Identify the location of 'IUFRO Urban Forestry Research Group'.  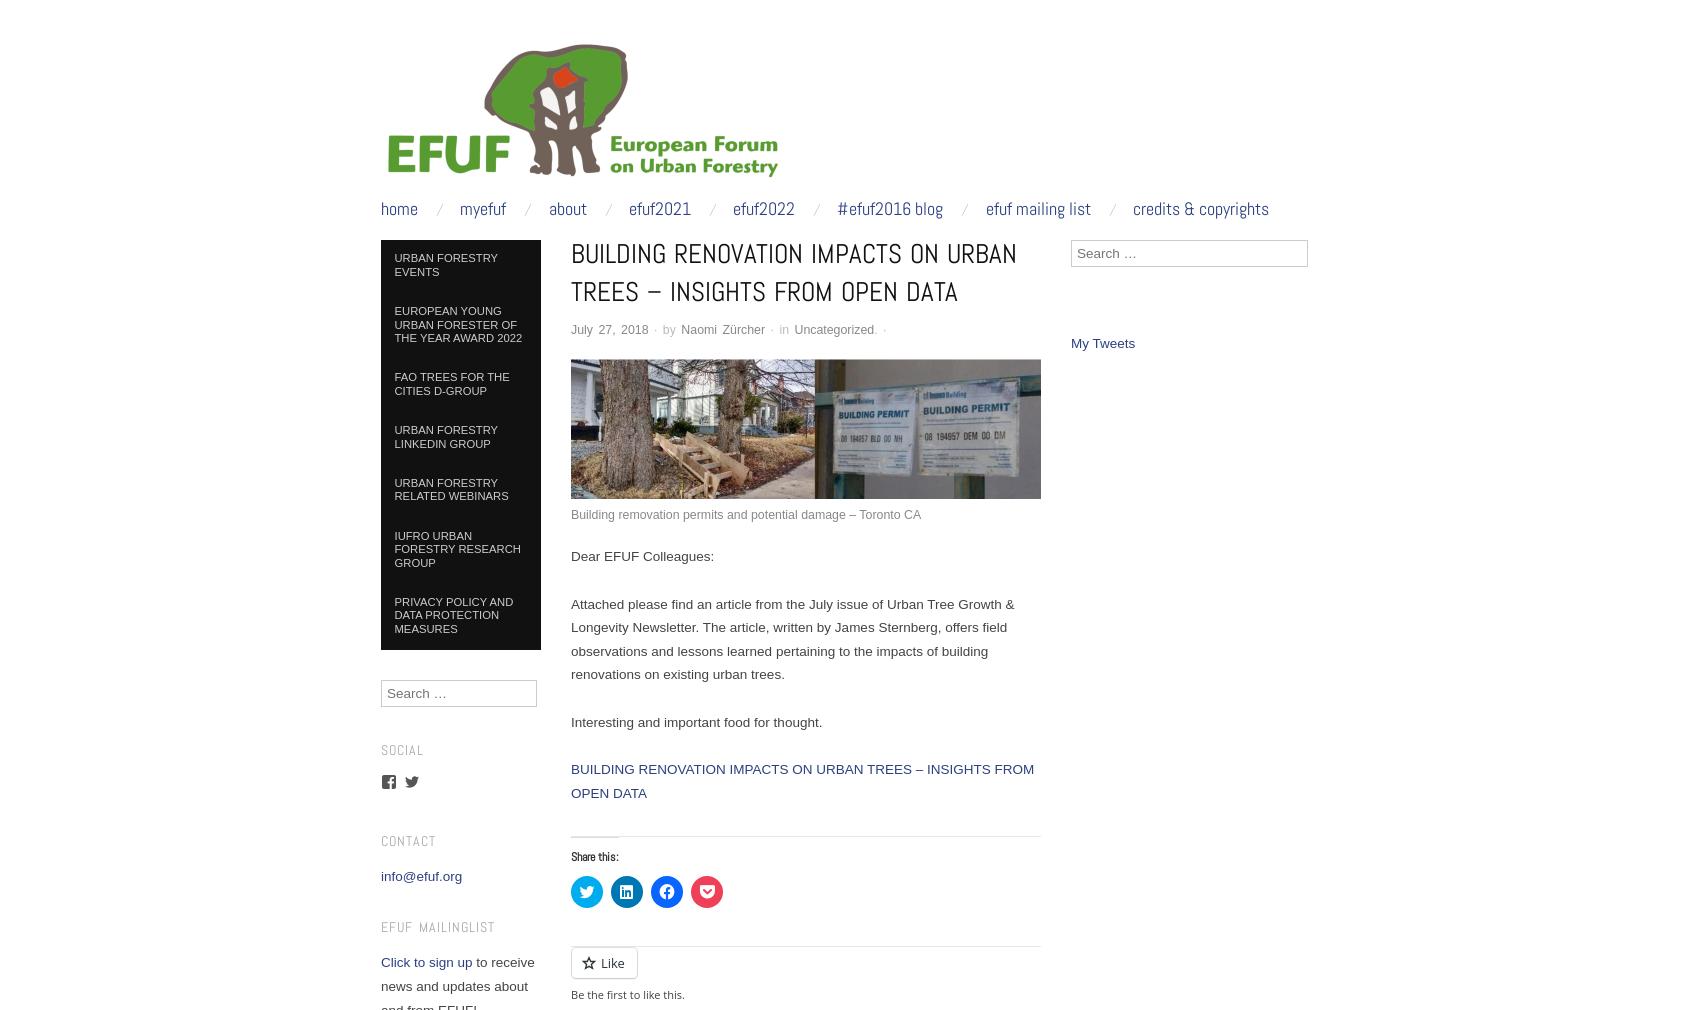
(456, 547).